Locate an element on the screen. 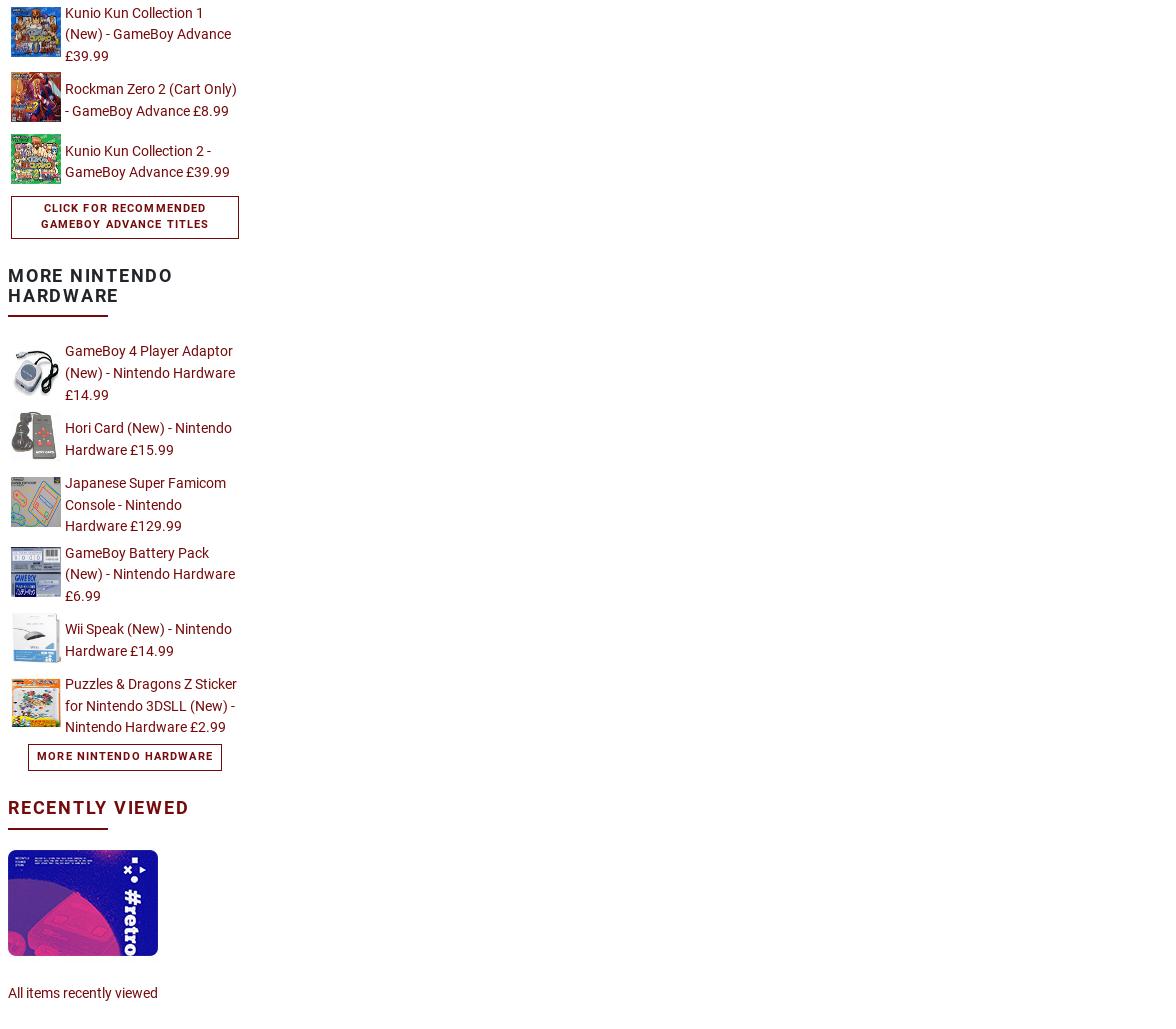 Image resolution: width=1176 pixels, height=1029 pixels. 'GameBoy 4 Player Adaptor (New) - Nintendo Hardware £14.99' is located at coordinates (150, 372).